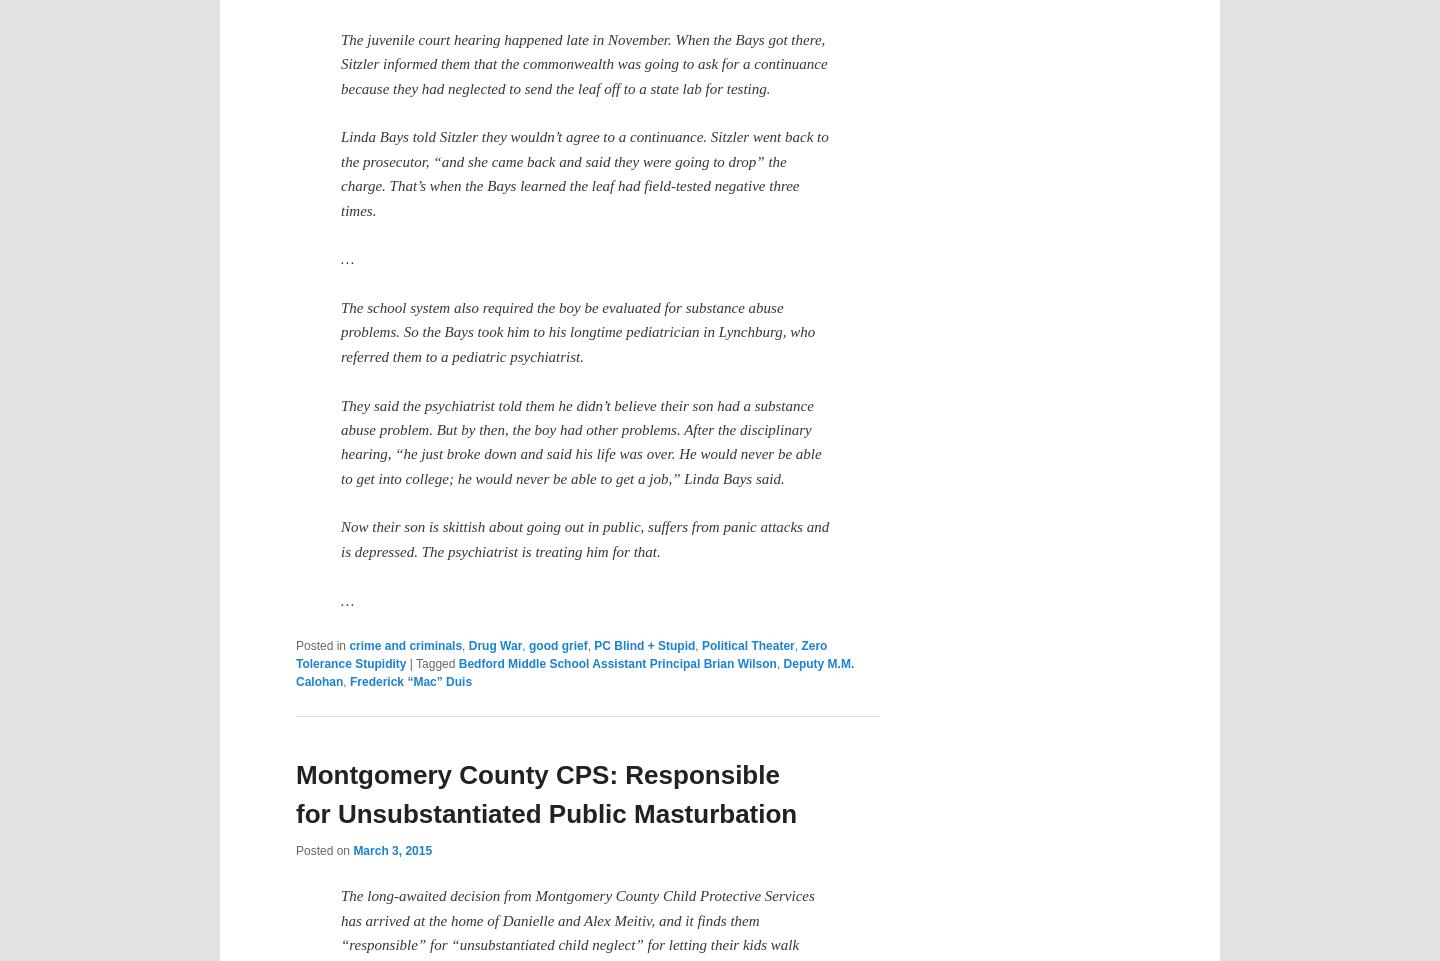 The image size is (1440, 961). I want to click on 'Now their son is skittish about going out in public, suffers from panic attacks and is depressed. The psychiatrist is treating him for that.', so click(584, 538).